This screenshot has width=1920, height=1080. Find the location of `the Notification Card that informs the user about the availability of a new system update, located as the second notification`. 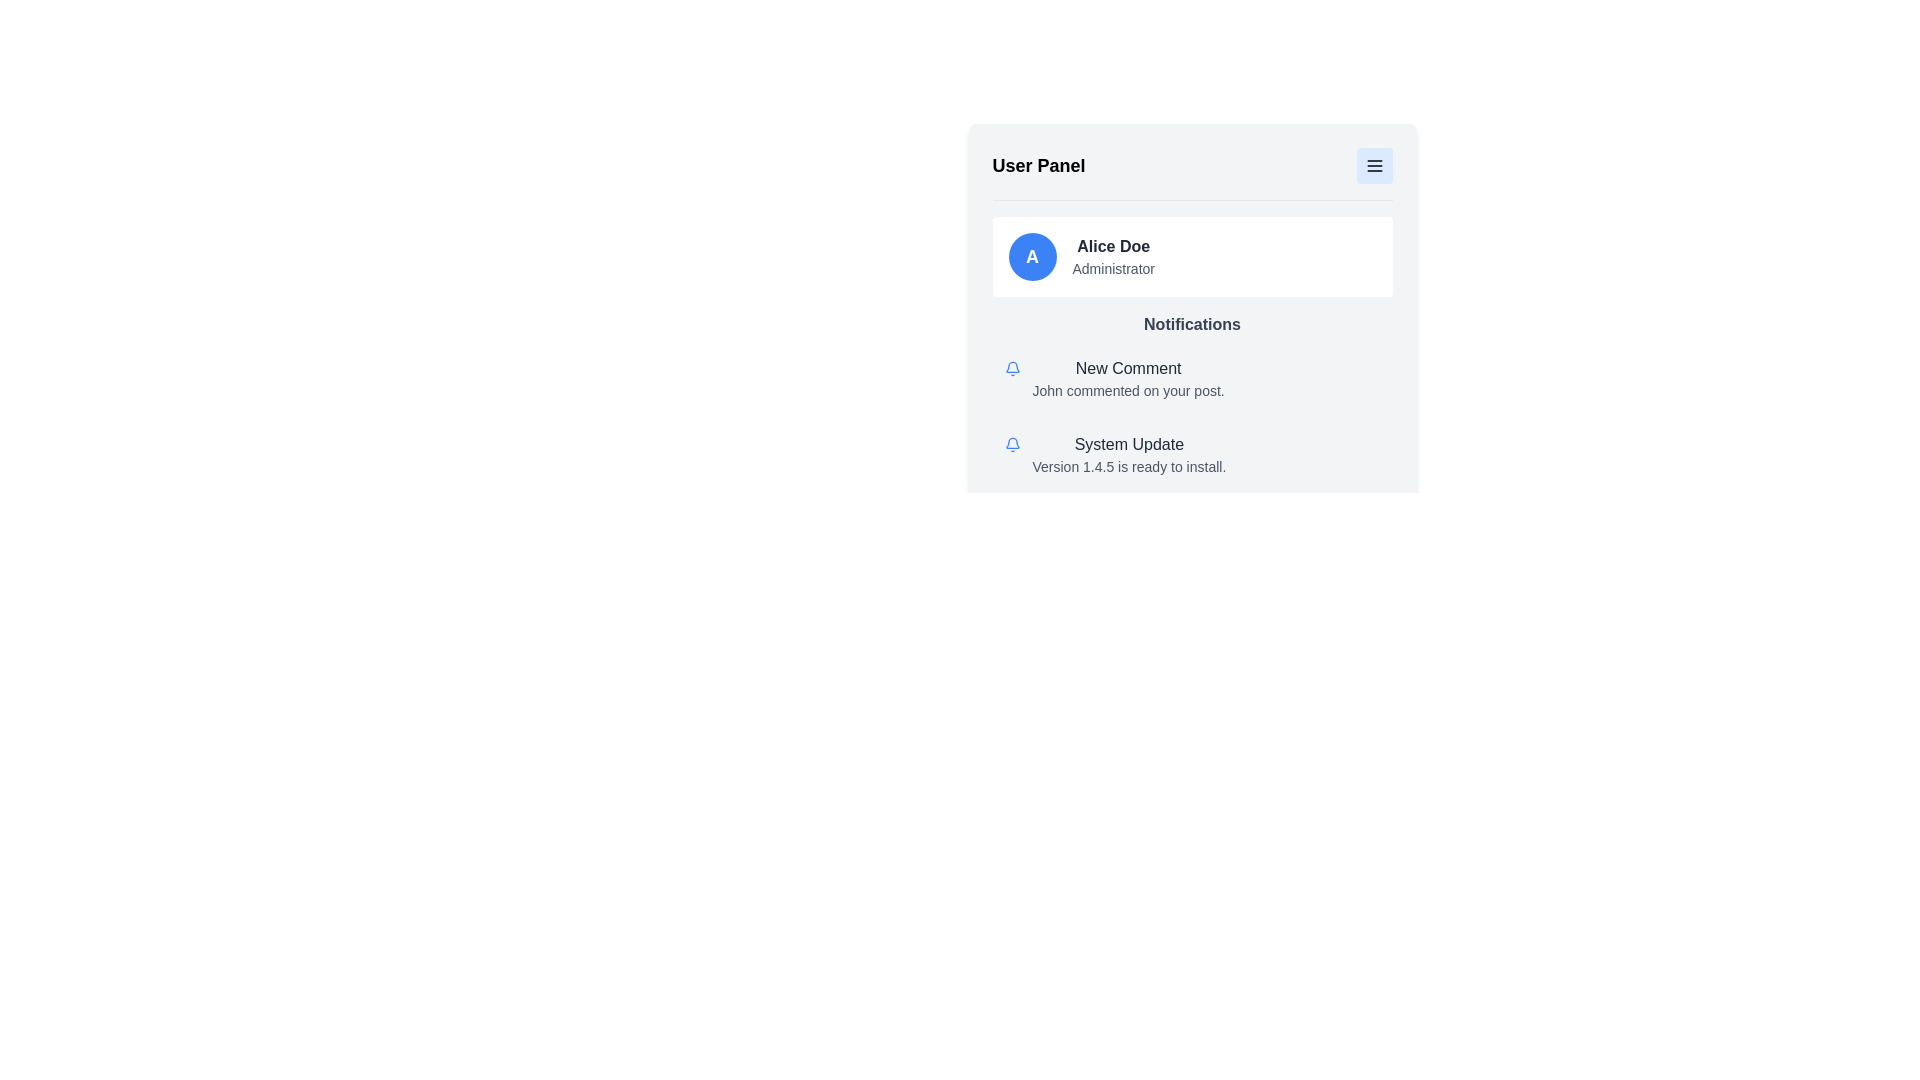

the Notification Card that informs the user about the availability of a new system update, located as the second notification is located at coordinates (1192, 455).